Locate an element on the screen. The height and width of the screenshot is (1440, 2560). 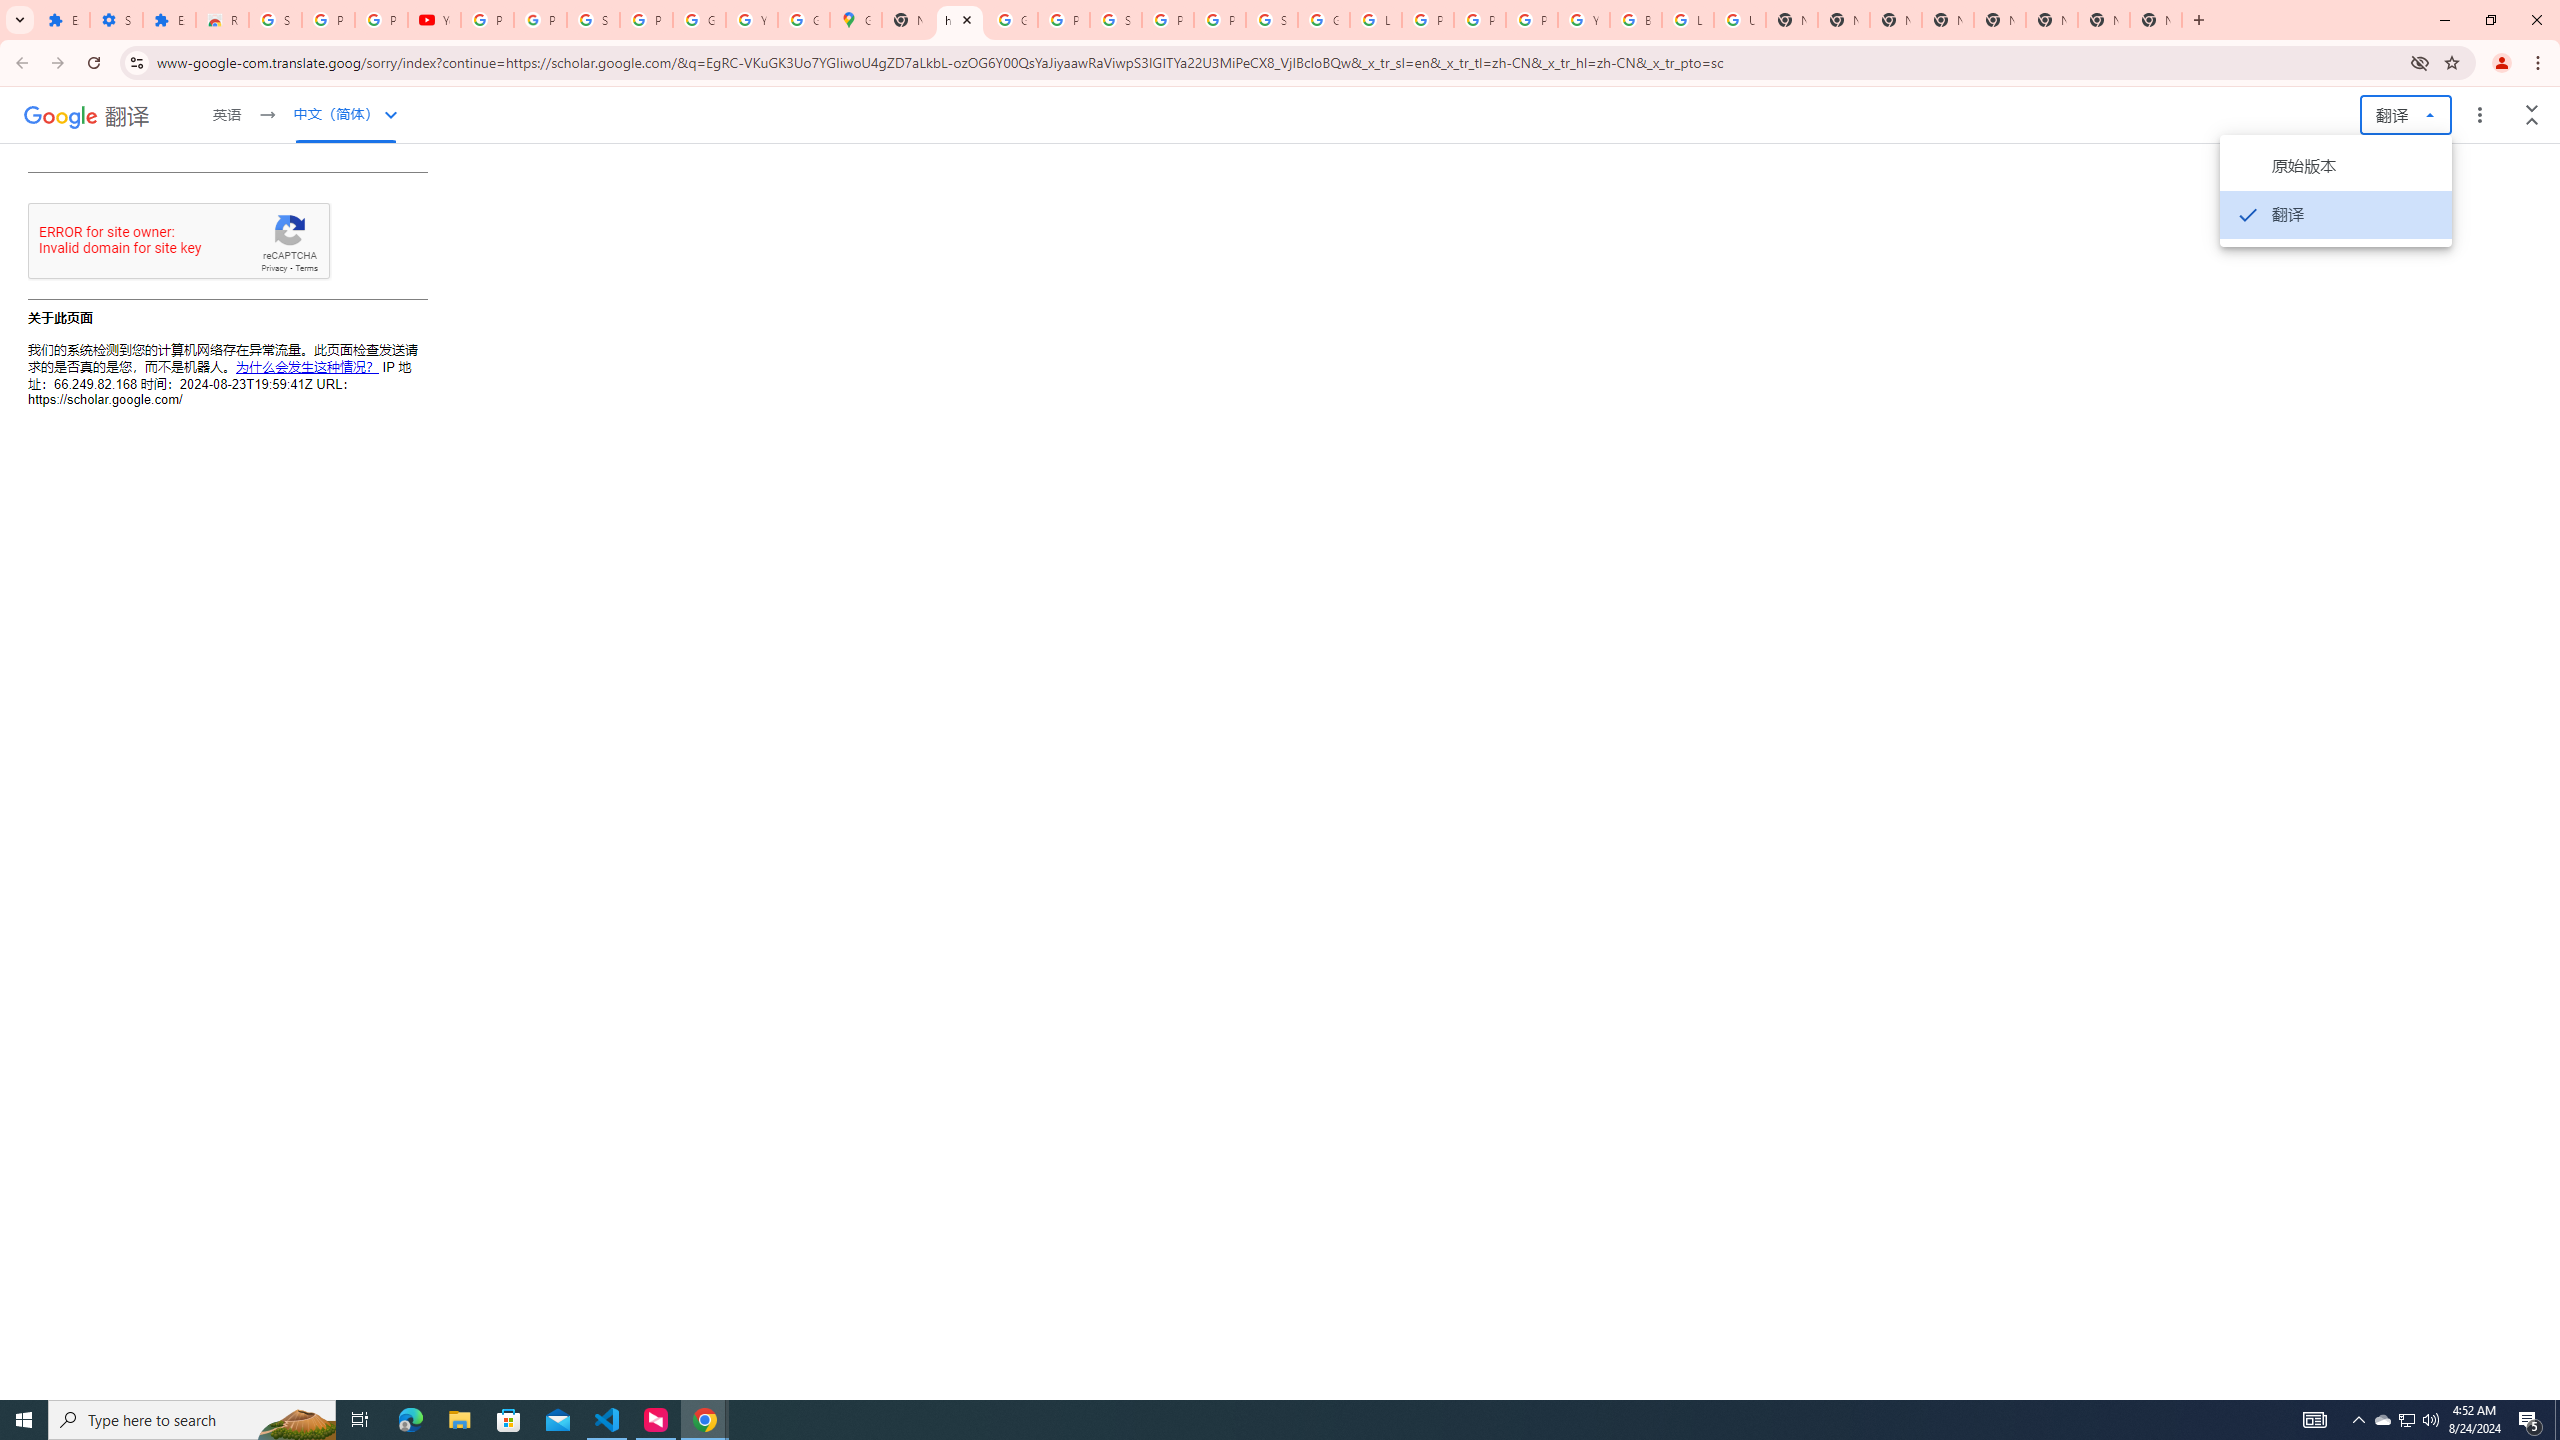
'Privacy Help Center - Policies Help' is located at coordinates (1479, 19).